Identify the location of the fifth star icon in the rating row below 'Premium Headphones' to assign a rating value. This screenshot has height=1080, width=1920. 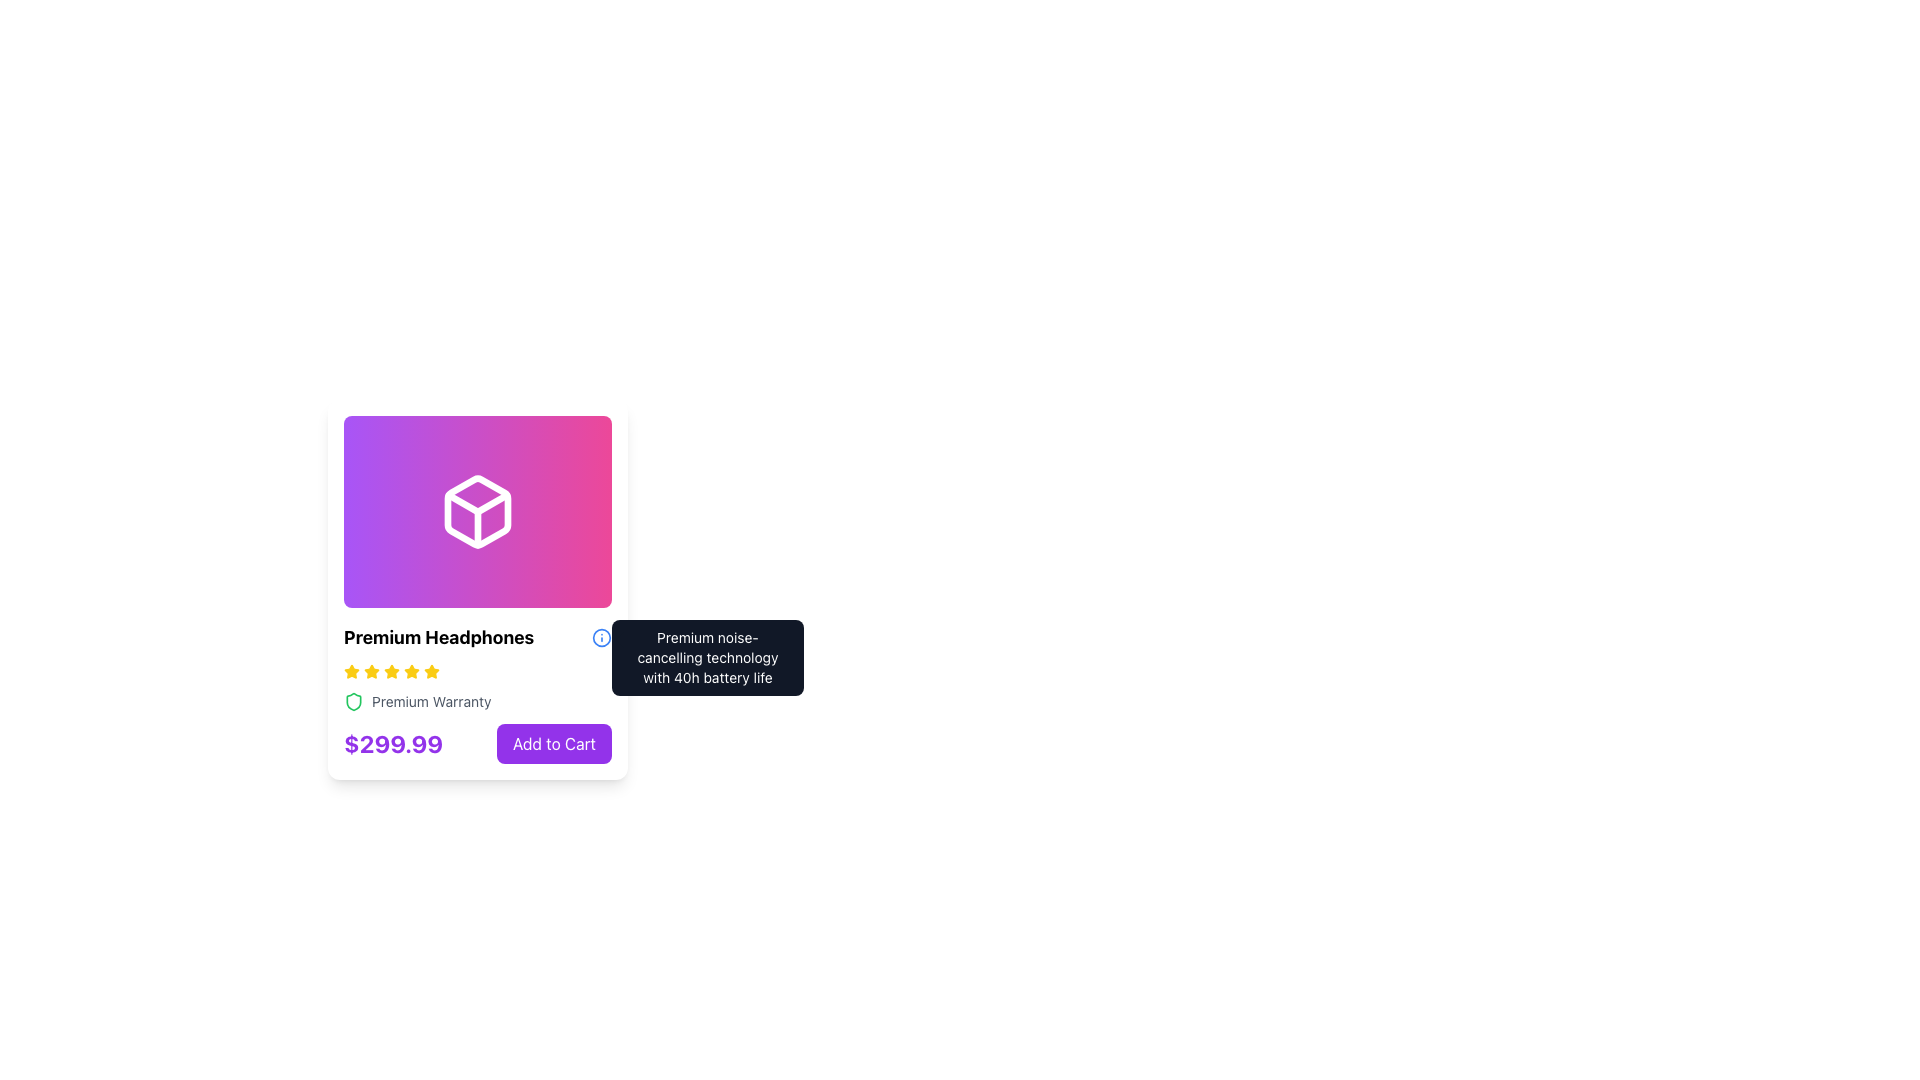
(411, 671).